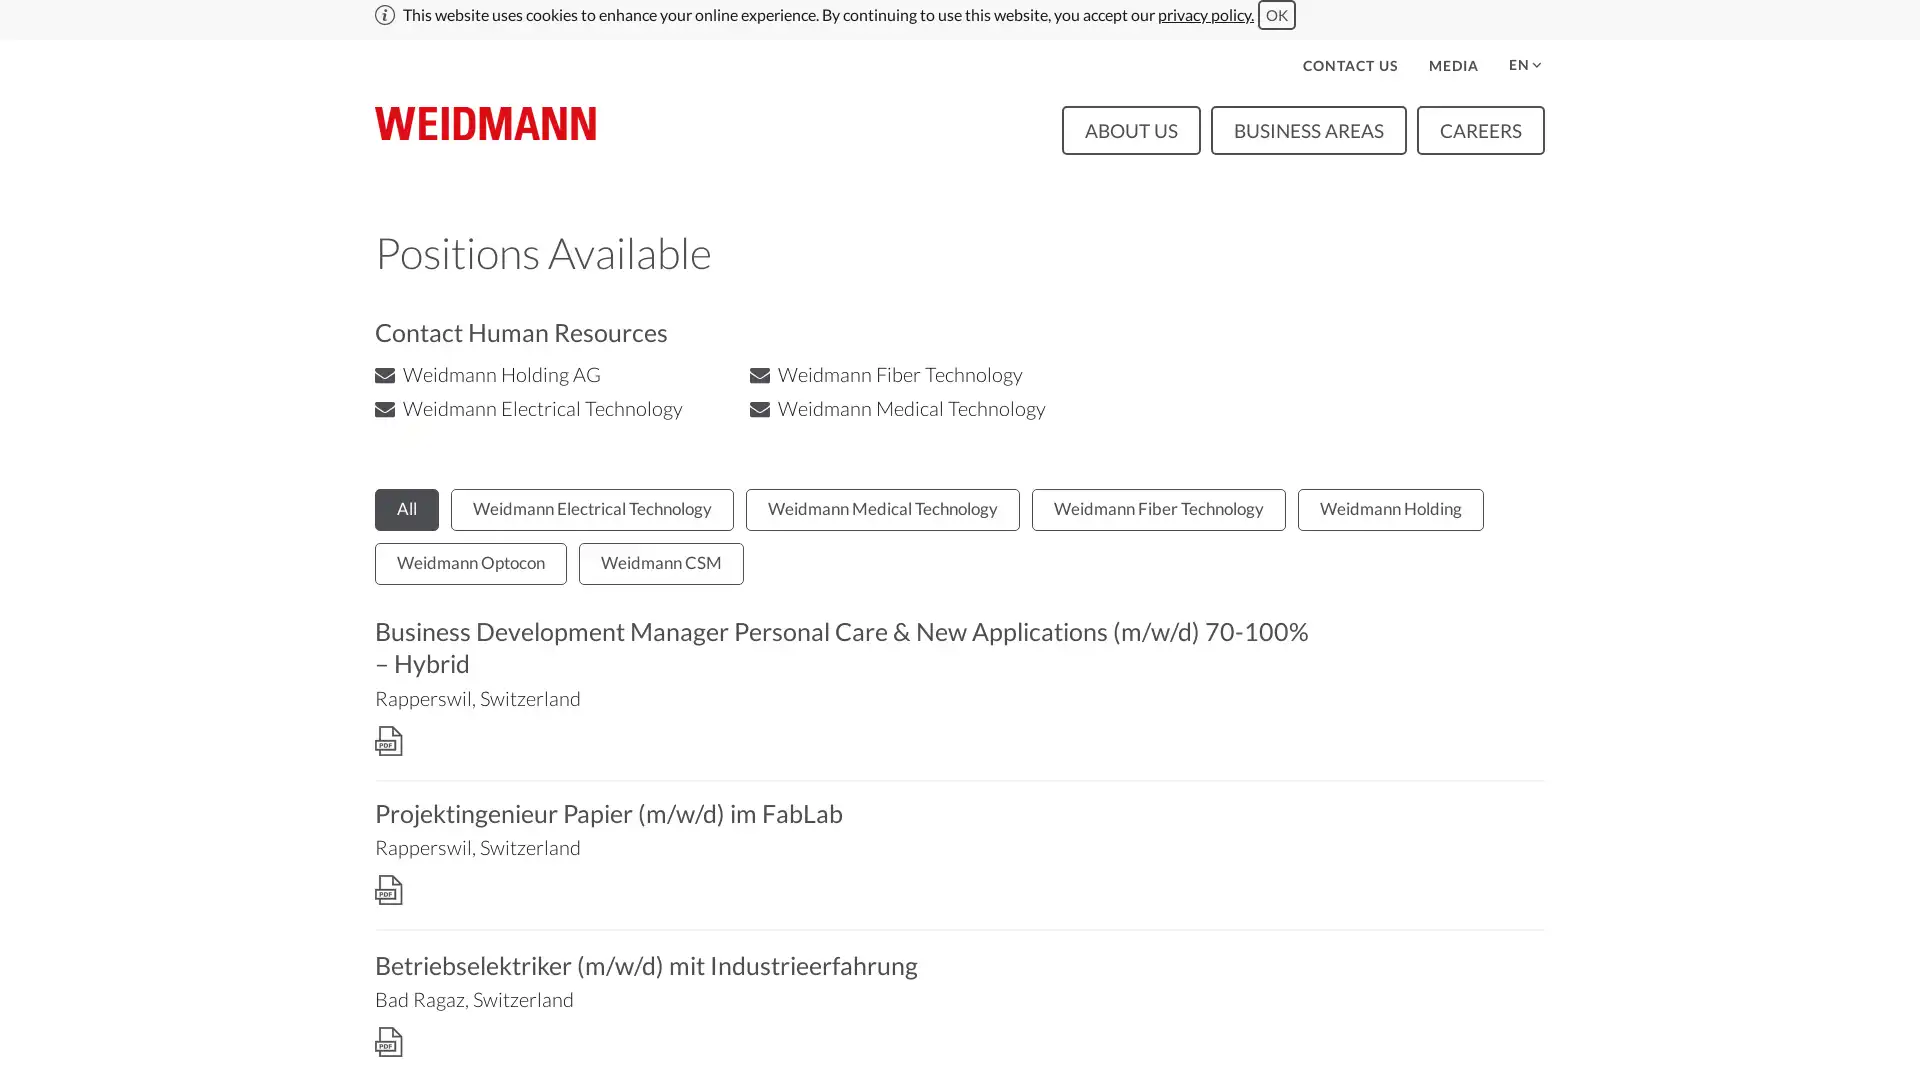  I want to click on Weidmann Fiber Technology, so click(1158, 469).